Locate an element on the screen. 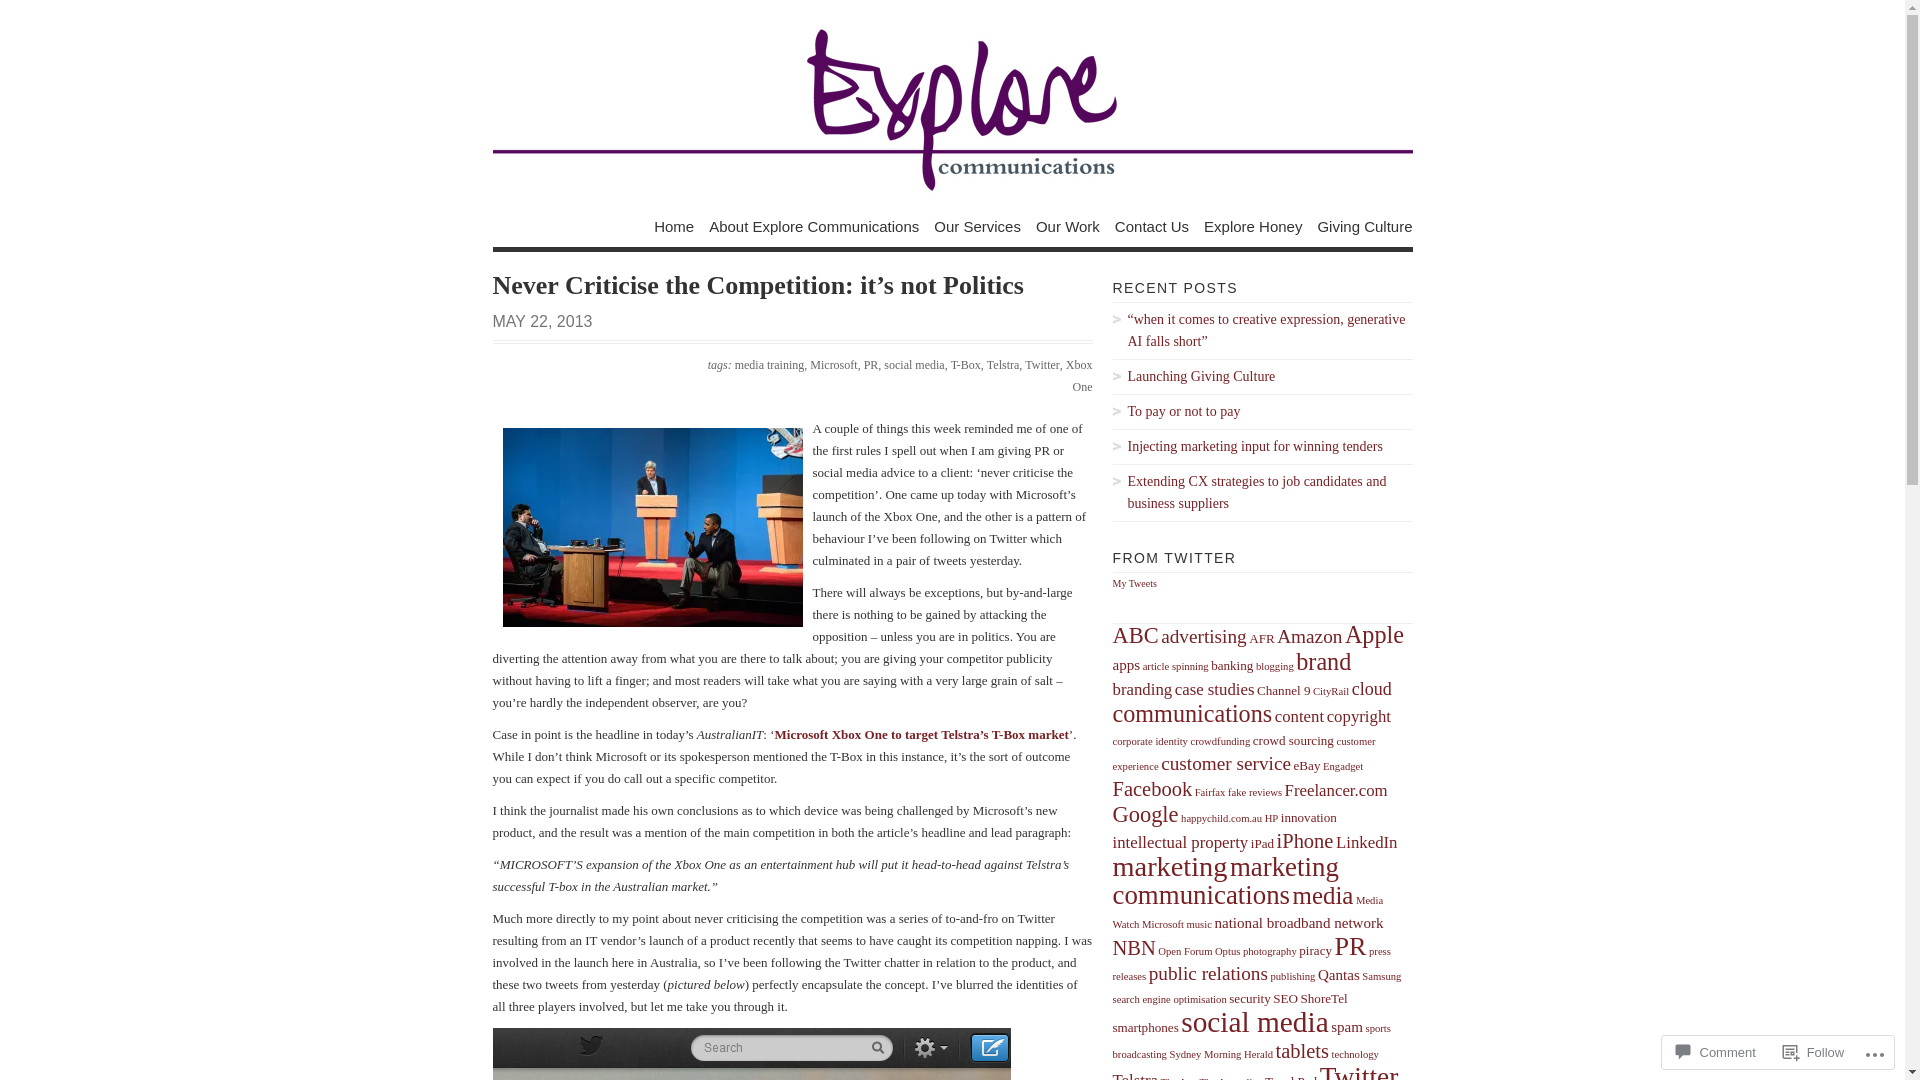 The height and width of the screenshot is (1080, 1920). 'Launching Giving Culture' is located at coordinates (1261, 377).